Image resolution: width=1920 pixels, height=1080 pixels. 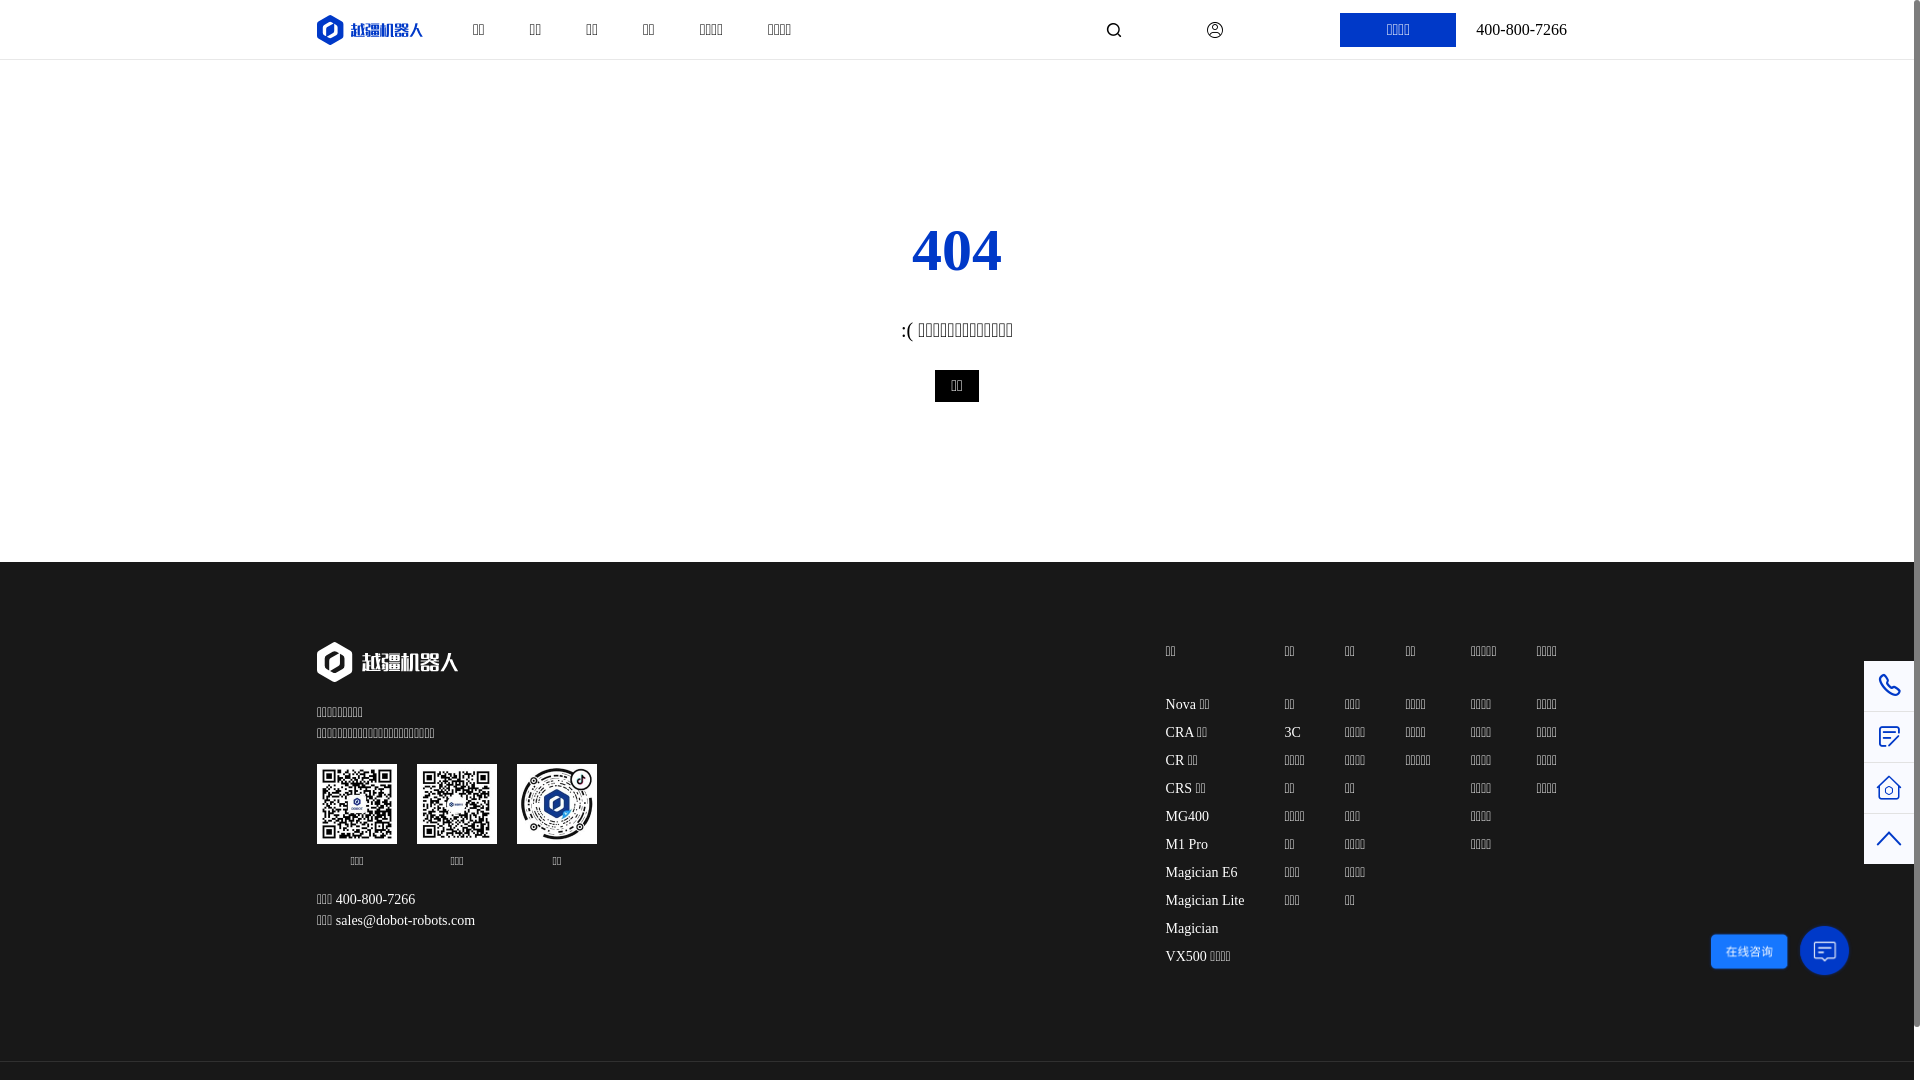 I want to click on '3C', so click(x=1291, y=732).